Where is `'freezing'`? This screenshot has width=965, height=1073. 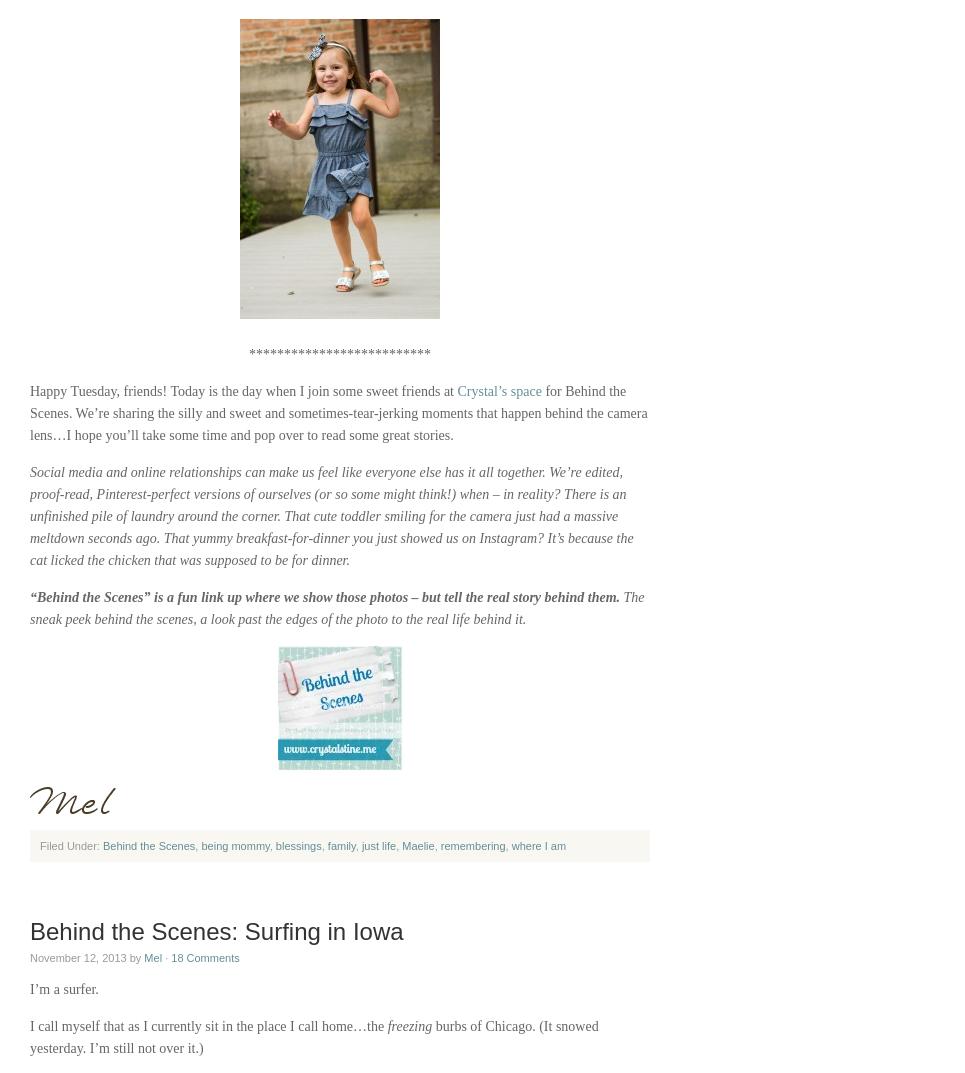
'freezing' is located at coordinates (409, 1026).